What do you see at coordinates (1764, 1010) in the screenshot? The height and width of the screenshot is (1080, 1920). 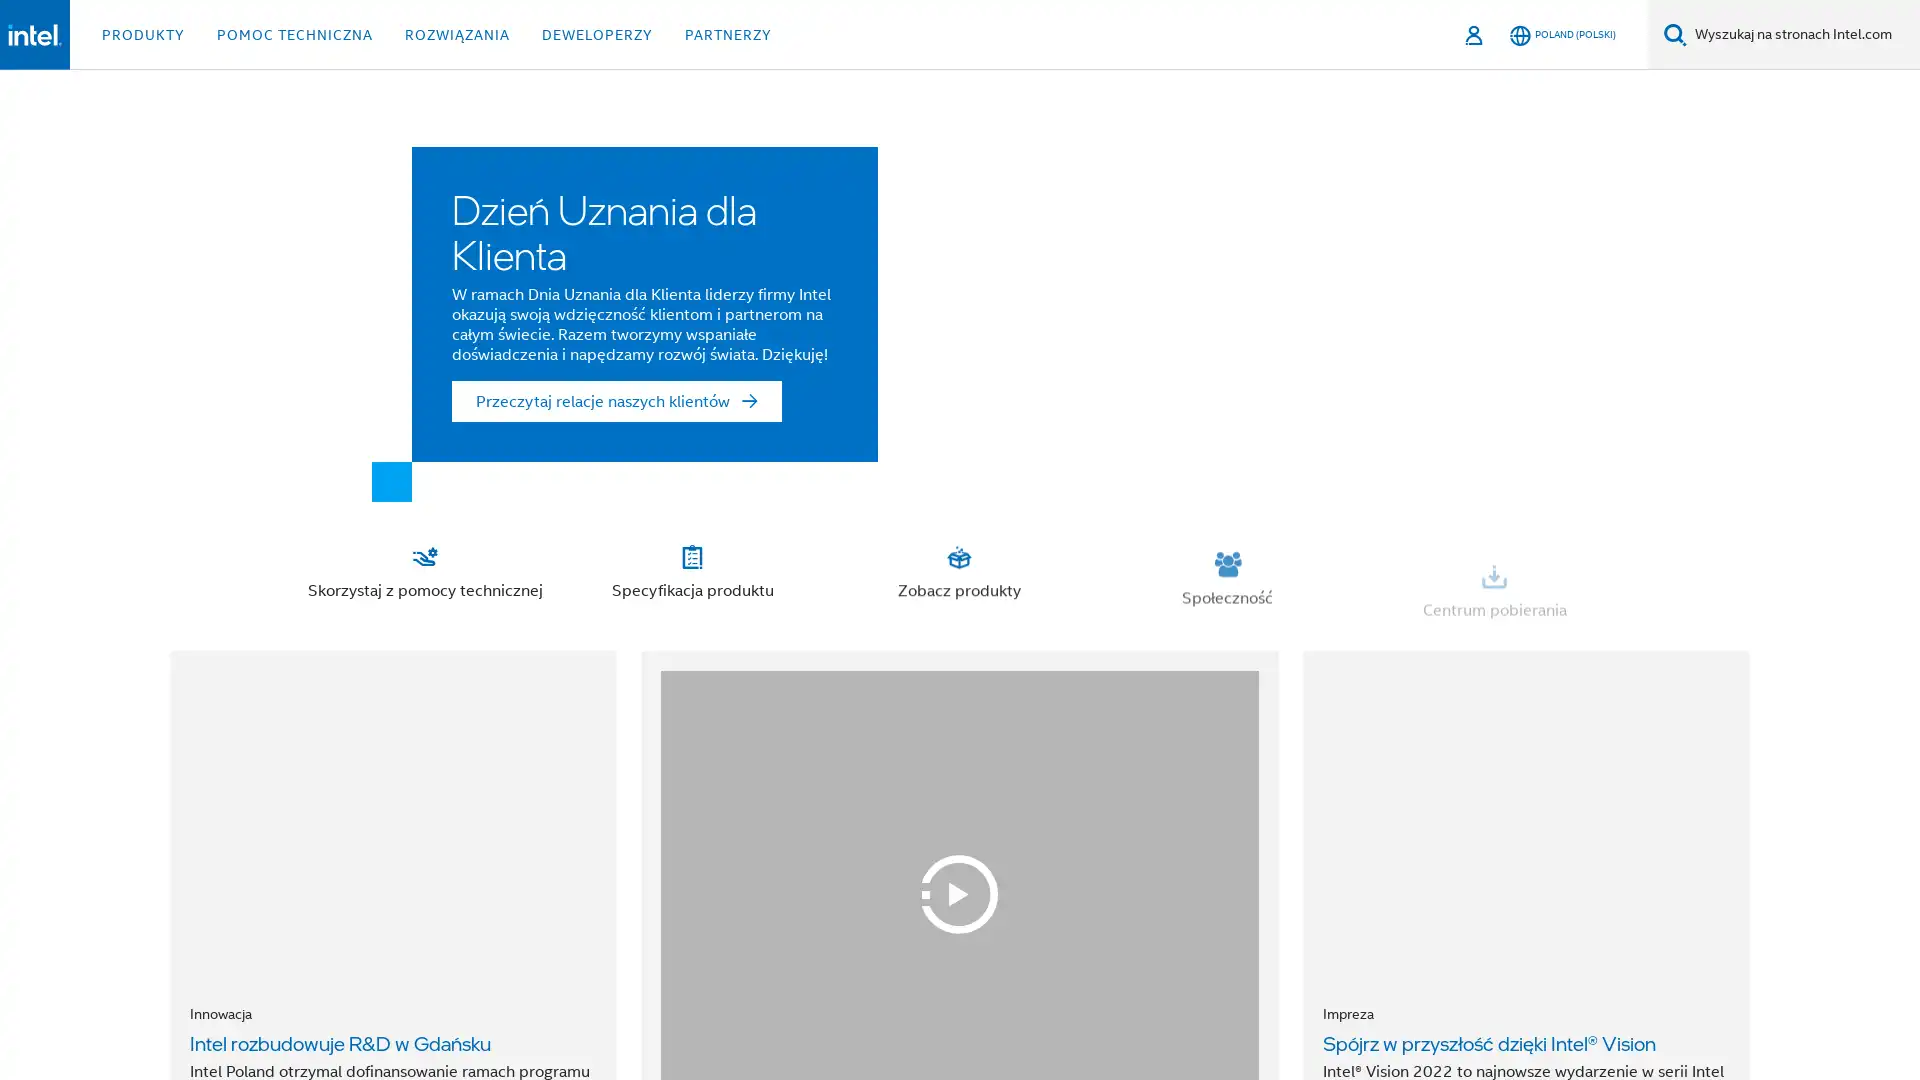 I see `Dezaktywuj pliki cookie` at bounding box center [1764, 1010].